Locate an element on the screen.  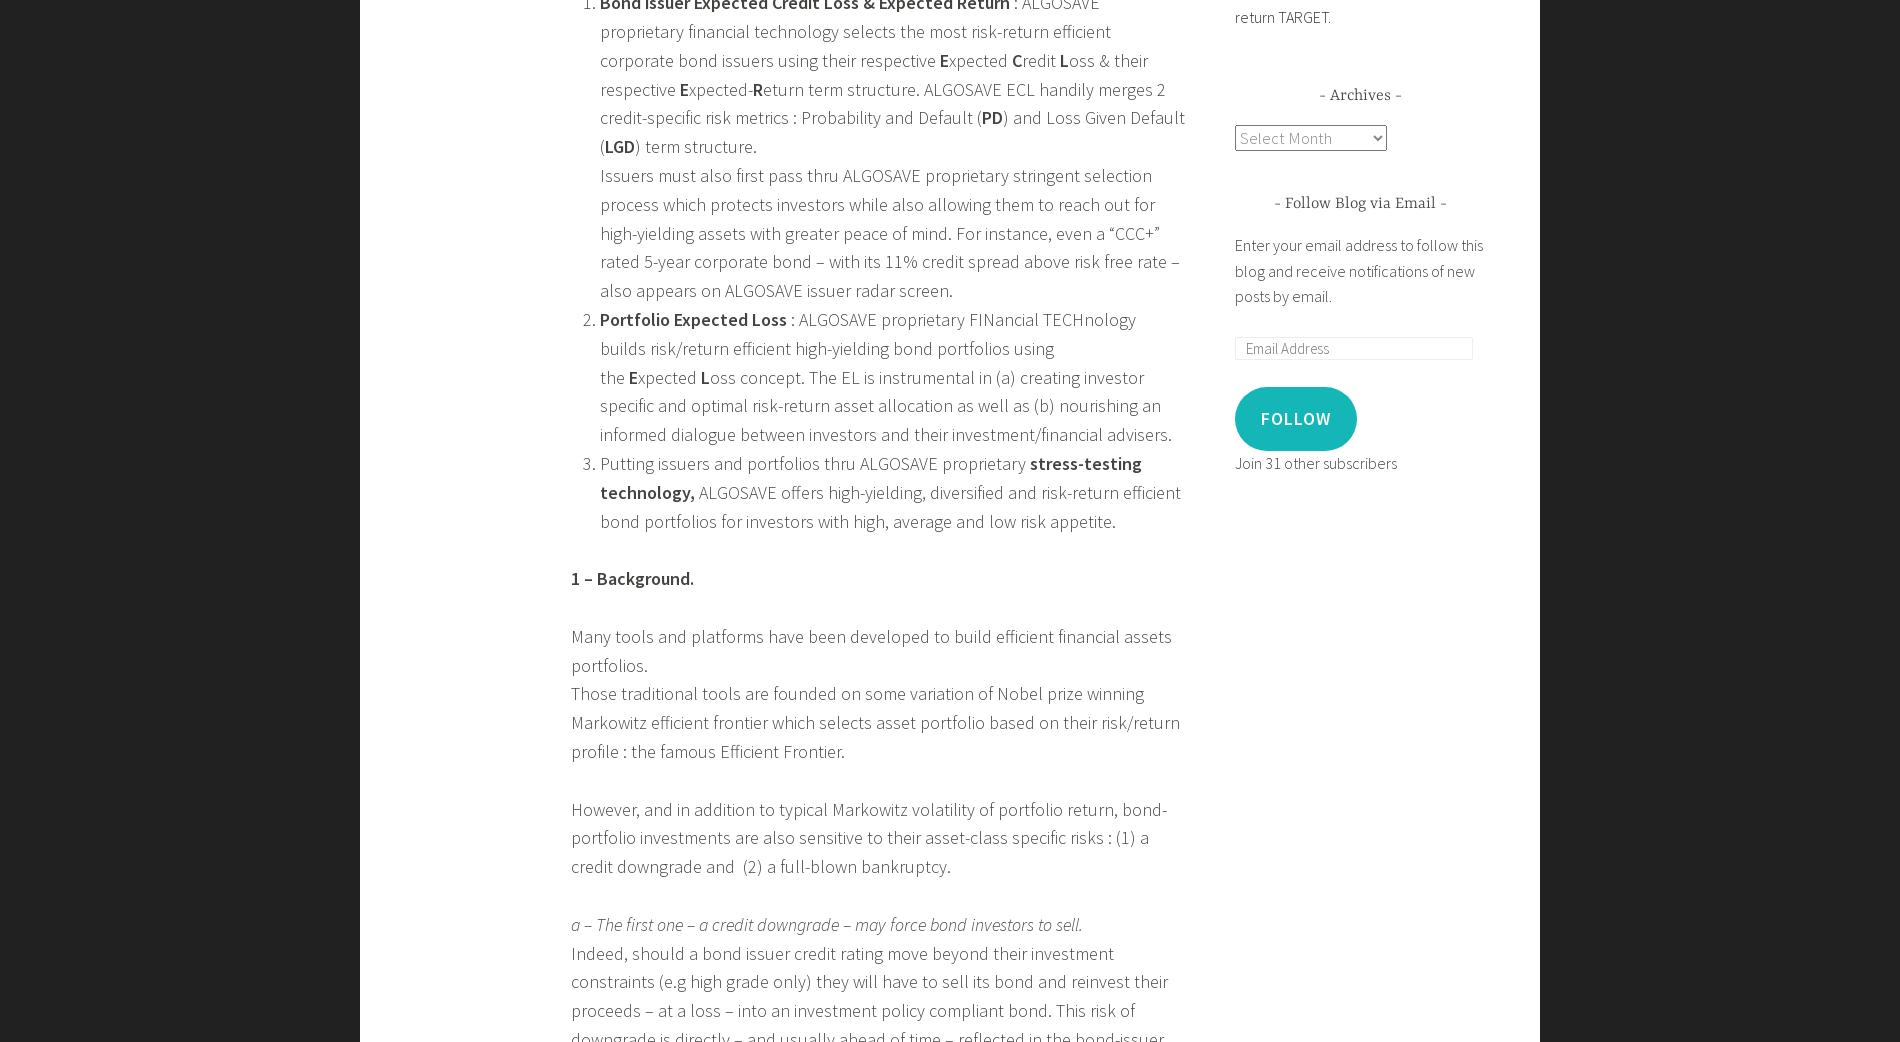
'Putting issuers and portfolios thru ALGOSAVE proprietary' is located at coordinates (812, 463).